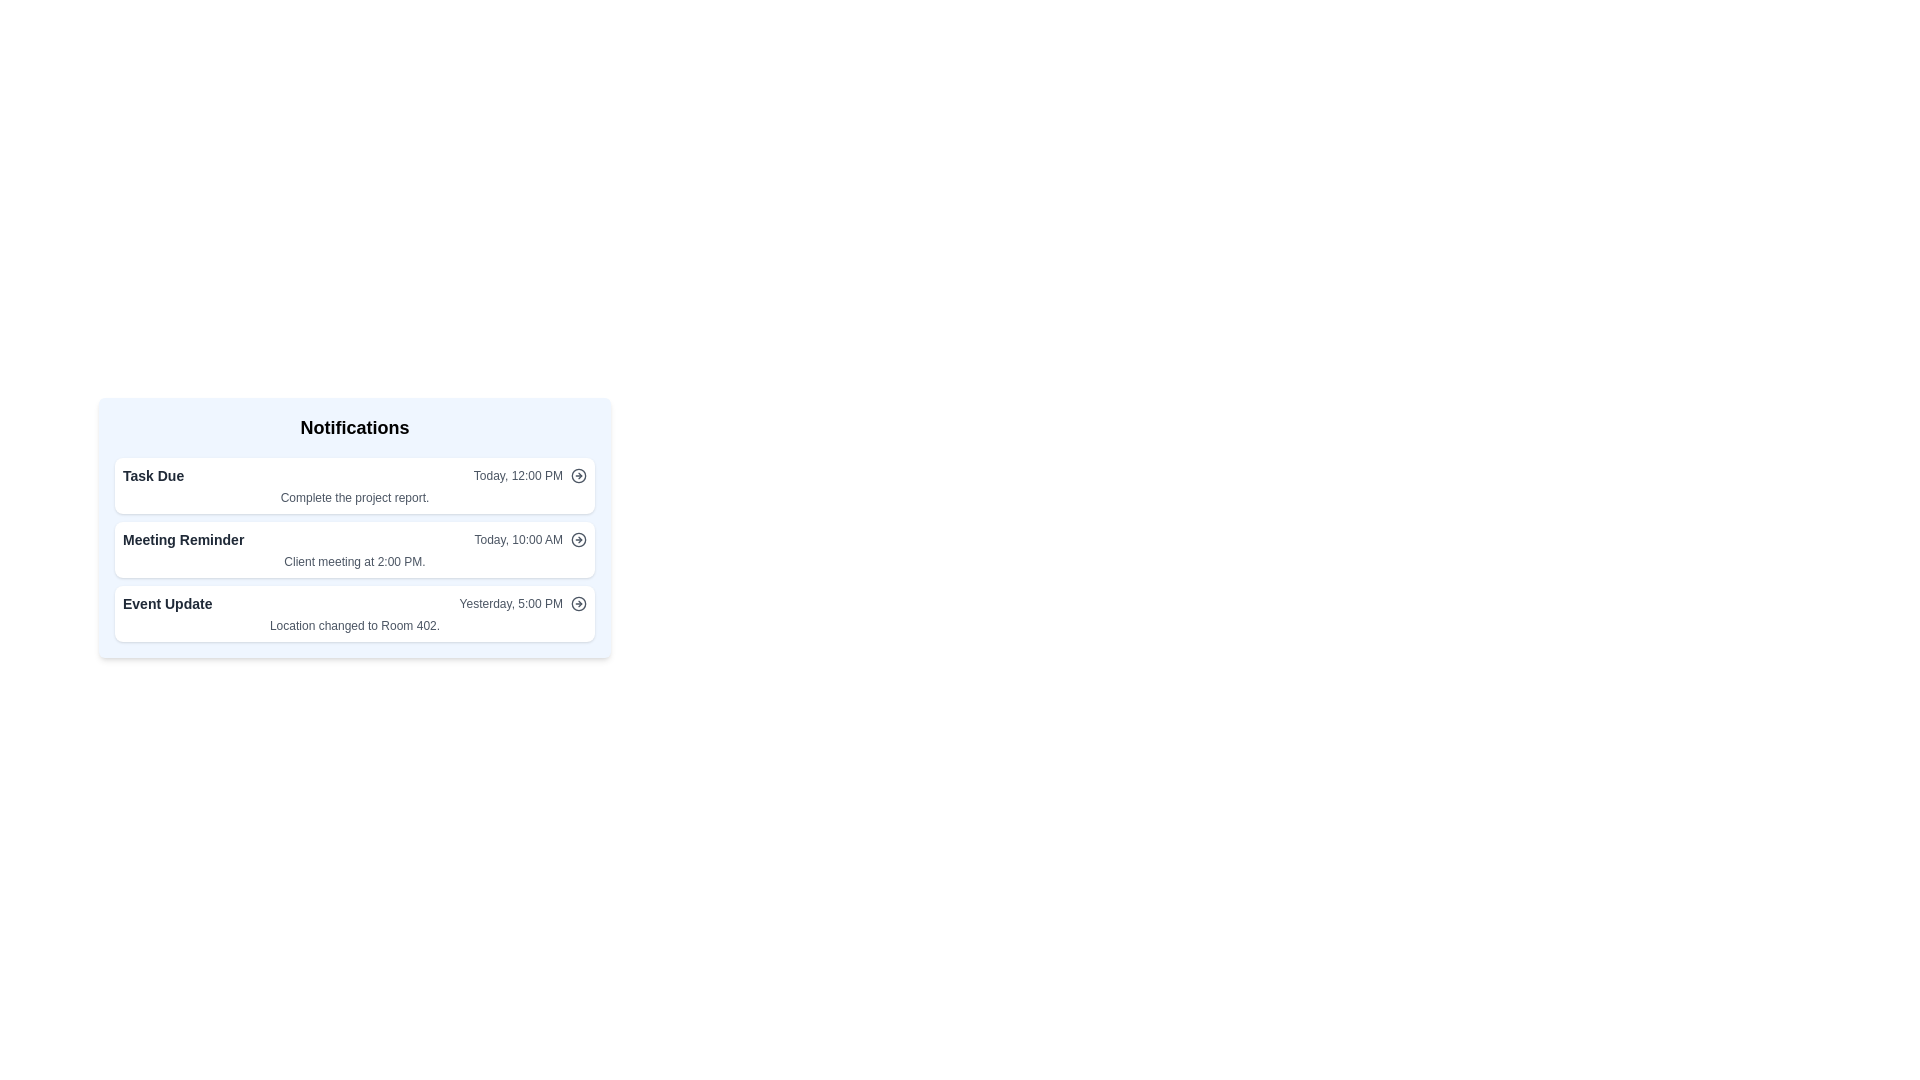 The width and height of the screenshot is (1920, 1080). Describe the element at coordinates (355, 612) in the screenshot. I see `the Notification card that displays information about a location change for an event` at that location.